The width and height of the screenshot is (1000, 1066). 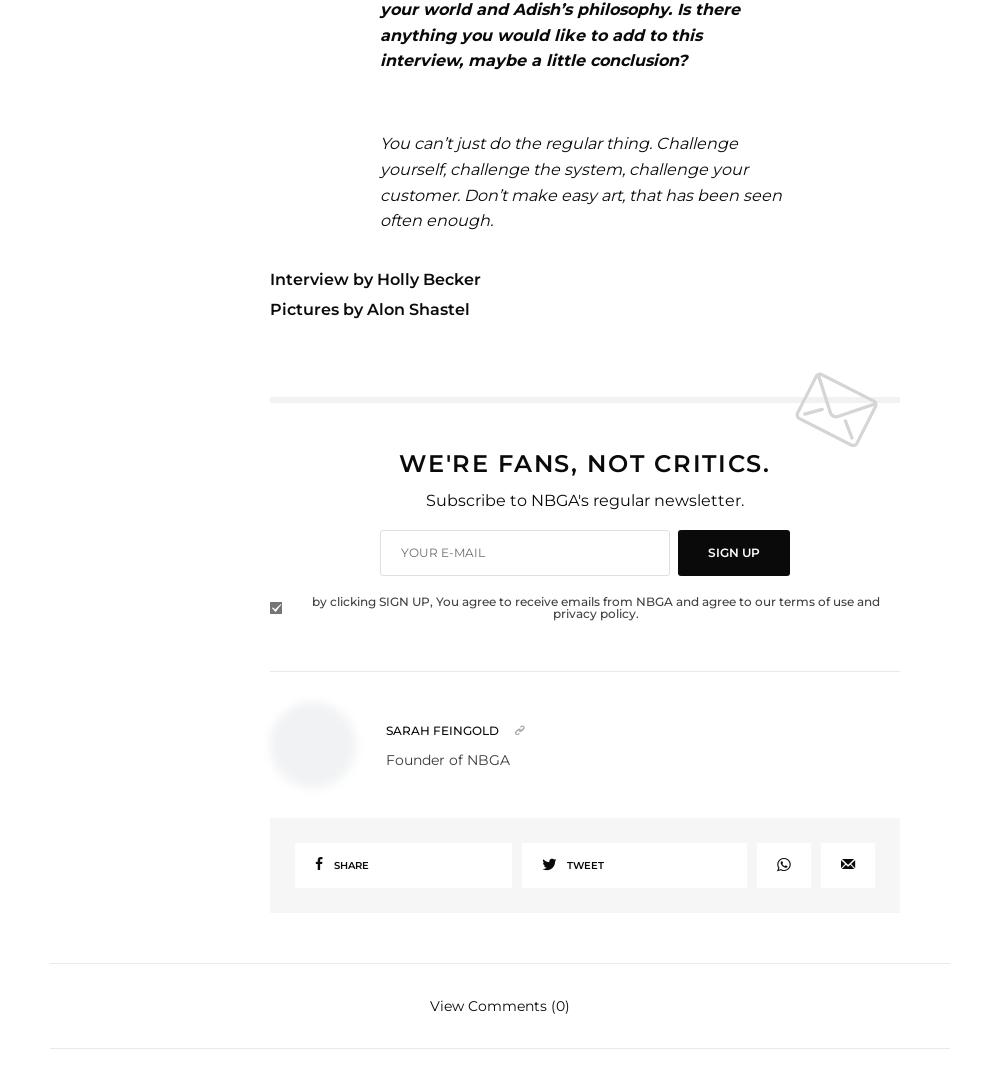 What do you see at coordinates (350, 864) in the screenshot?
I see `'Share'` at bounding box center [350, 864].